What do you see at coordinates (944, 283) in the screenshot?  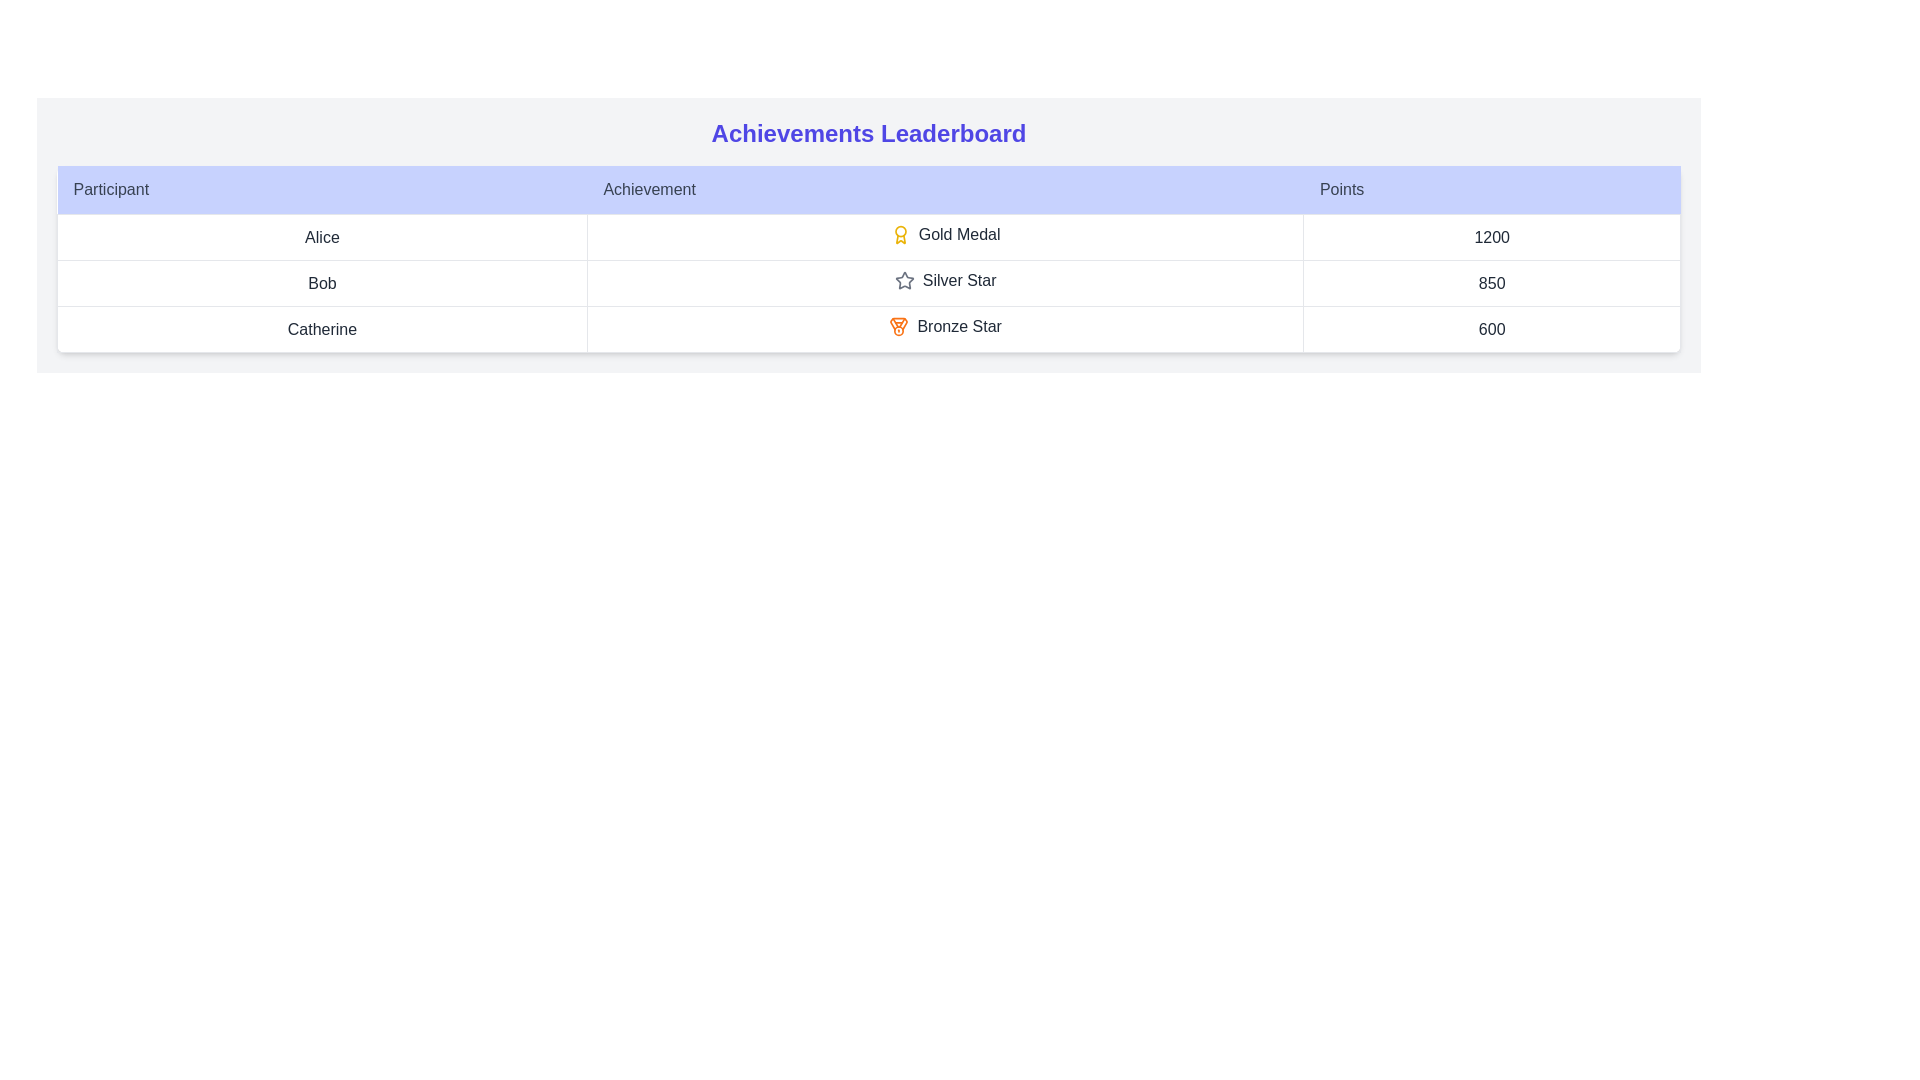 I see `the 'Silver Star' achievement icon for participant 'Bob' in the leaderboard table, located in the 'Achievement' column, second row` at bounding box center [944, 283].